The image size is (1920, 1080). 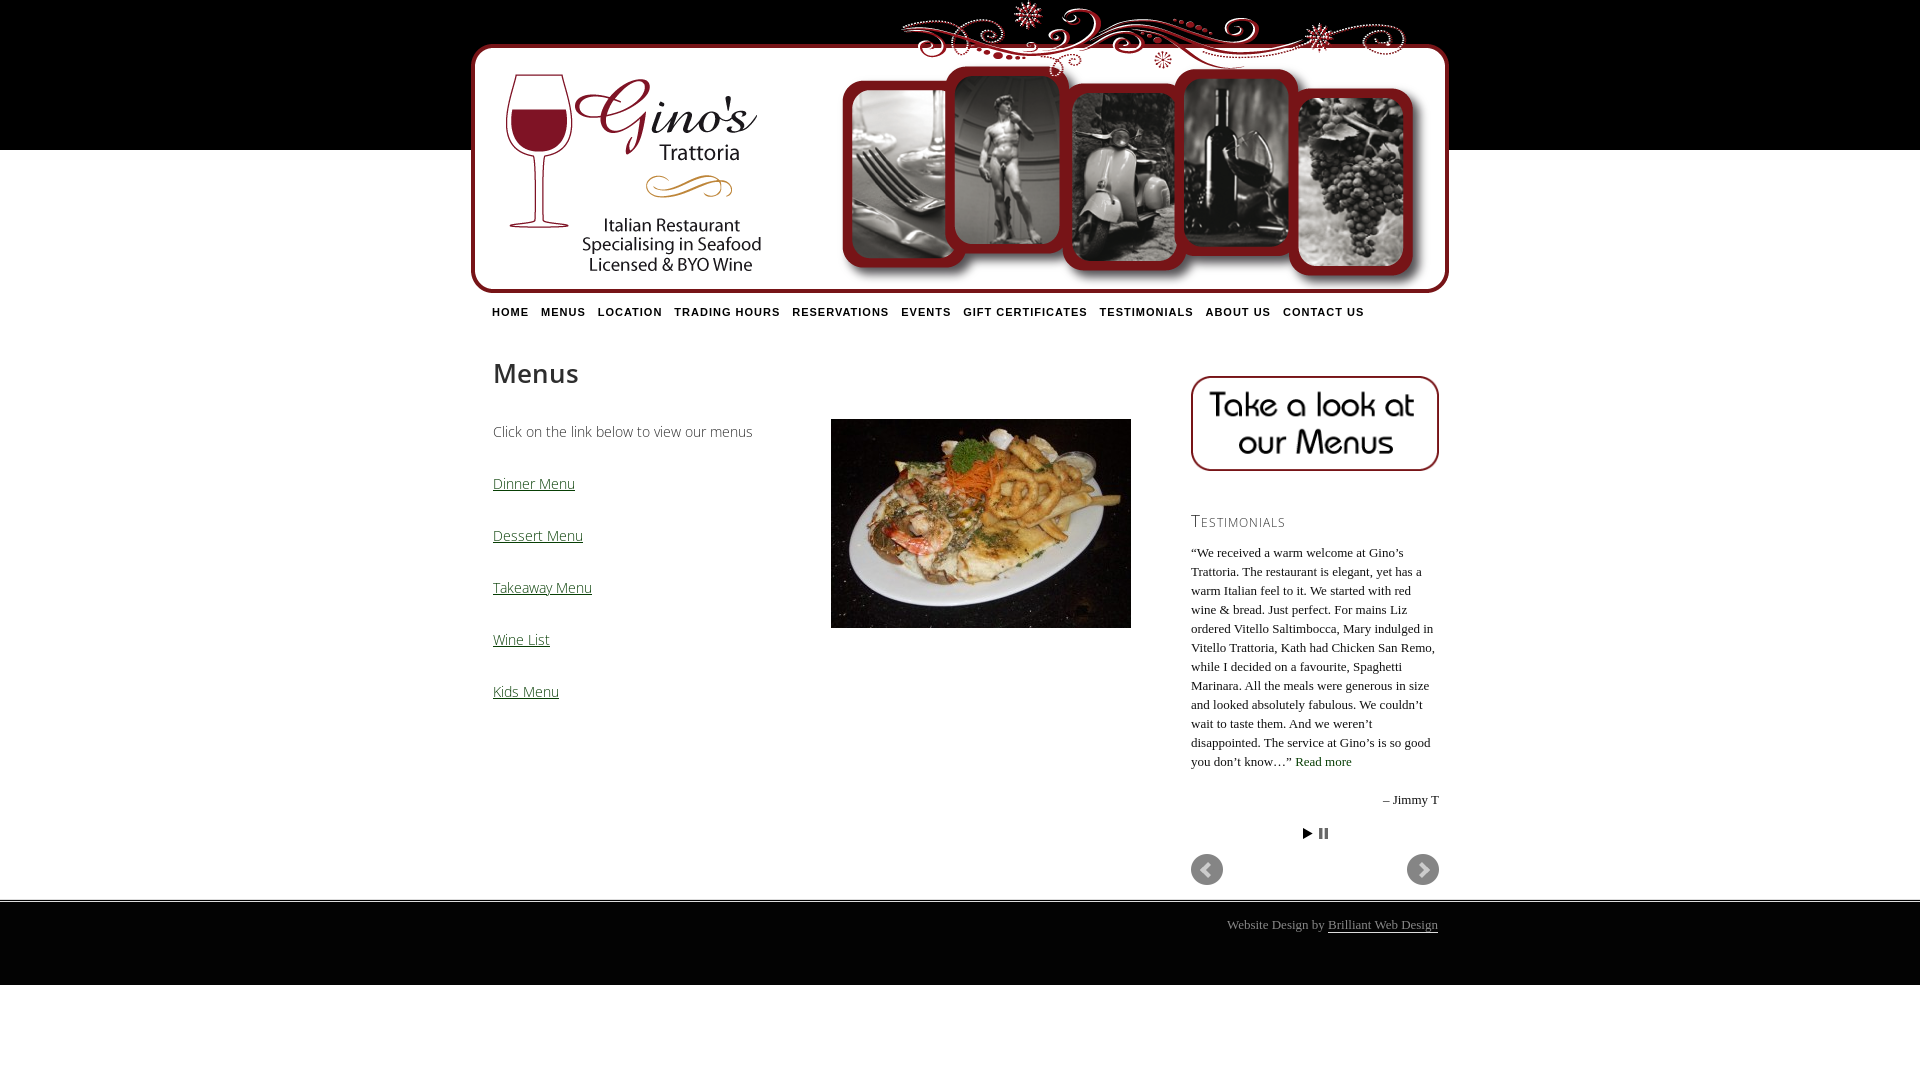 What do you see at coordinates (1025, 312) in the screenshot?
I see `'GIFT CERTIFICATES'` at bounding box center [1025, 312].